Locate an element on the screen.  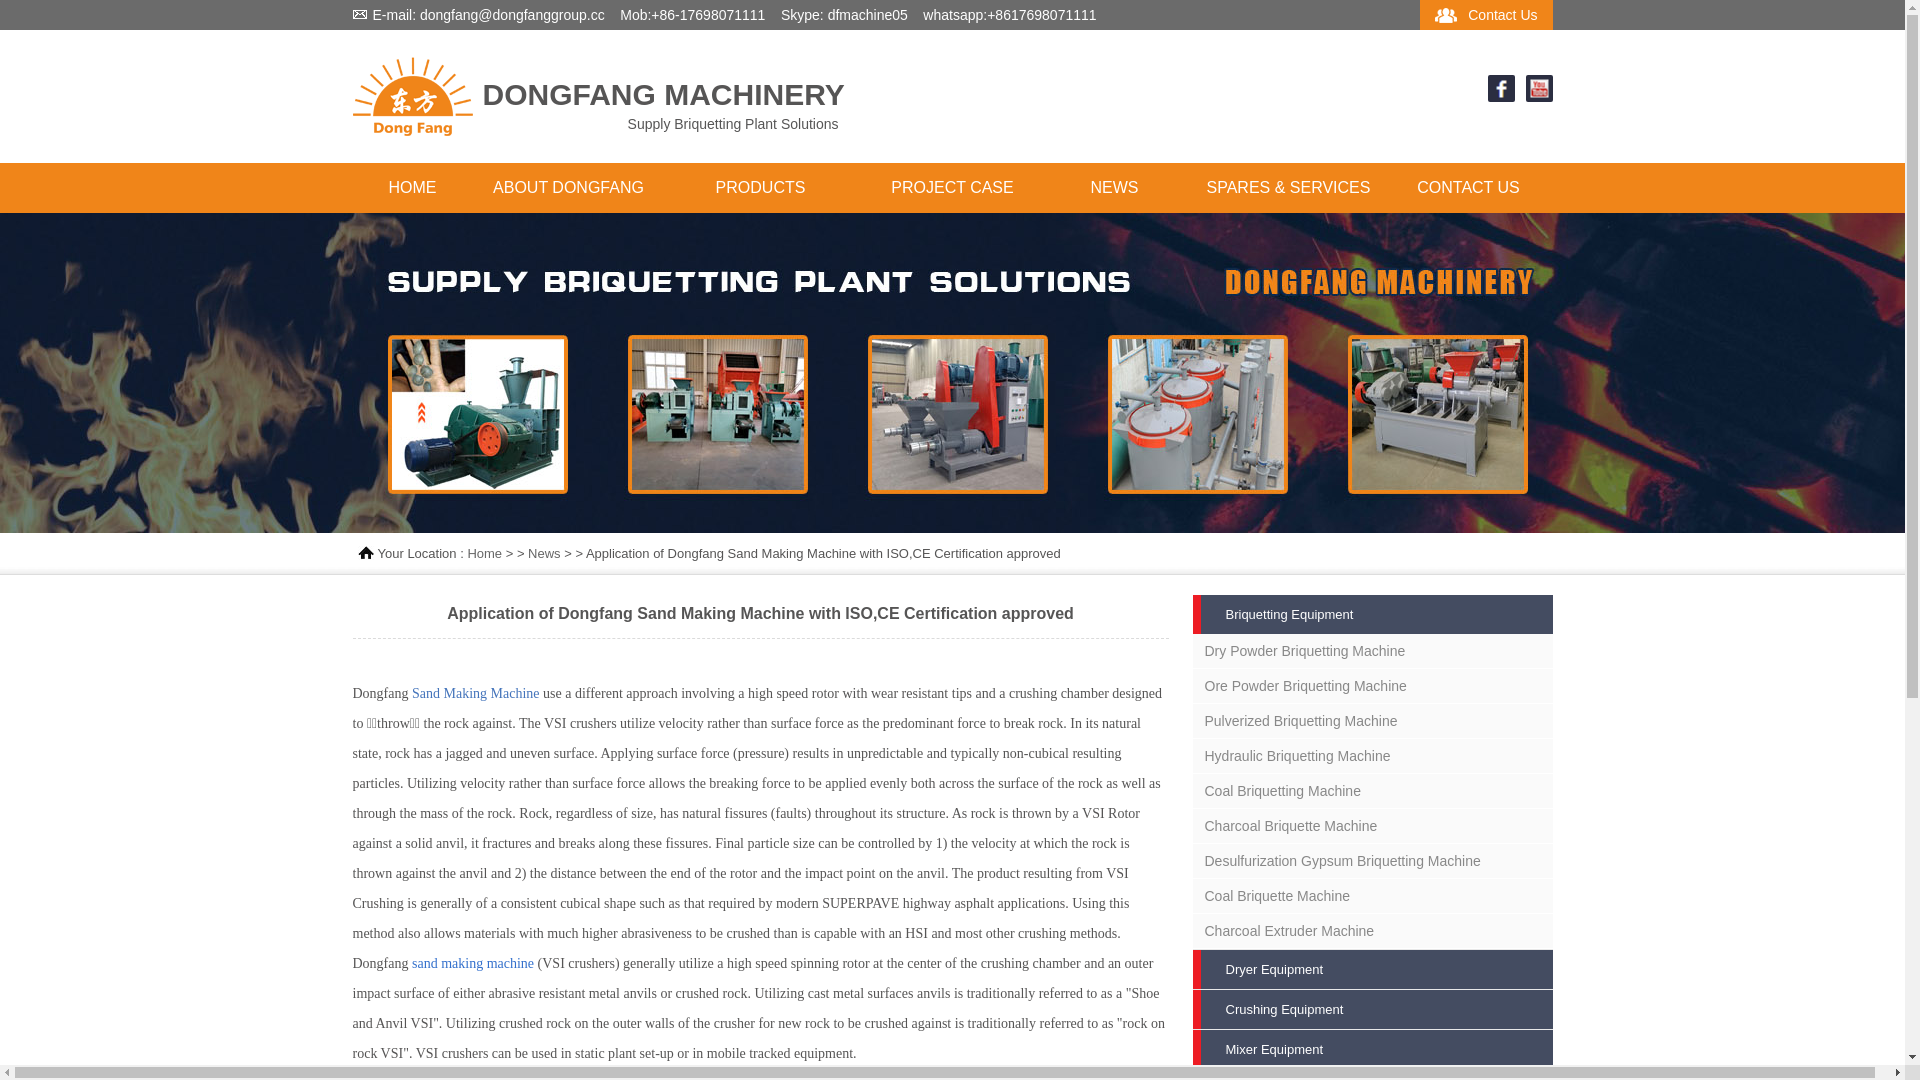
'youtube' is located at coordinates (1538, 96).